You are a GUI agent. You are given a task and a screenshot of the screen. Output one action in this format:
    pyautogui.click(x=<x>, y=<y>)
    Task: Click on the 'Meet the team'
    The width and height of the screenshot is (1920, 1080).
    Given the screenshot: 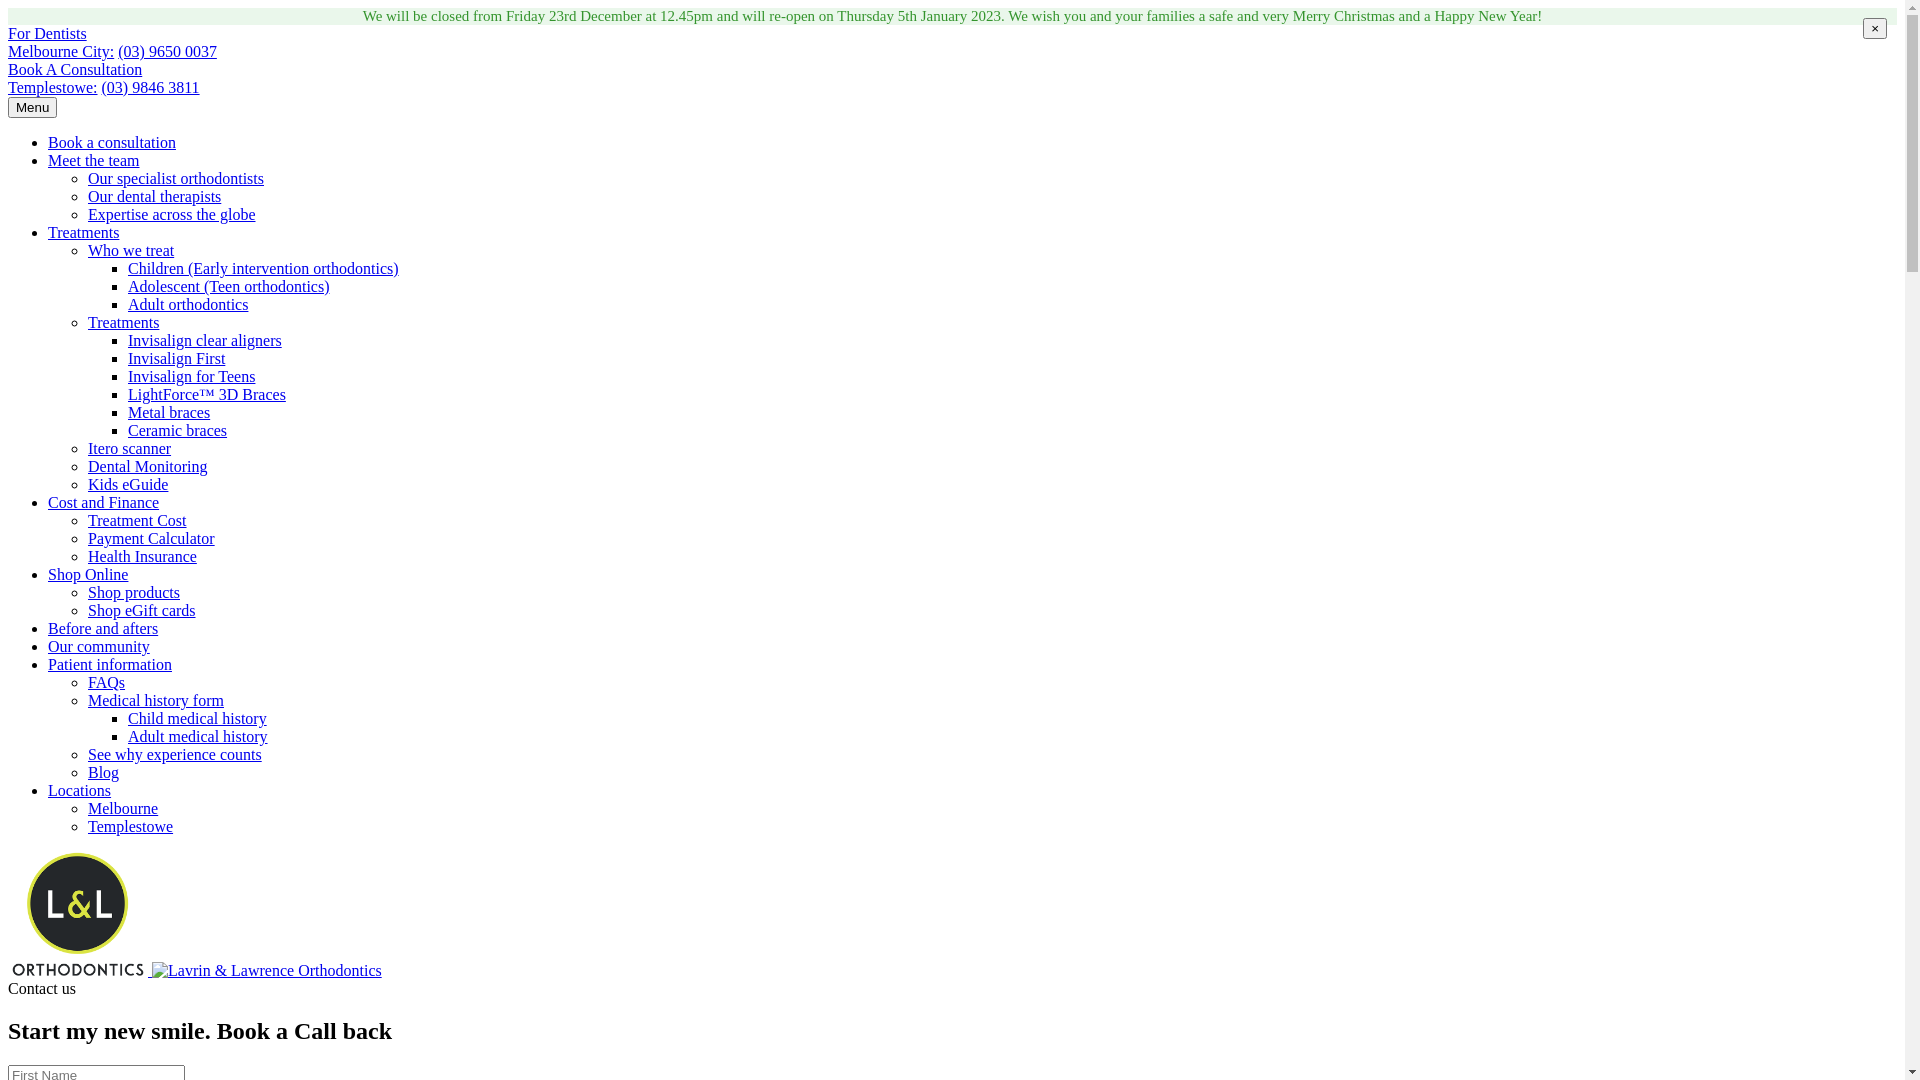 What is the action you would take?
    pyautogui.click(x=93, y=159)
    